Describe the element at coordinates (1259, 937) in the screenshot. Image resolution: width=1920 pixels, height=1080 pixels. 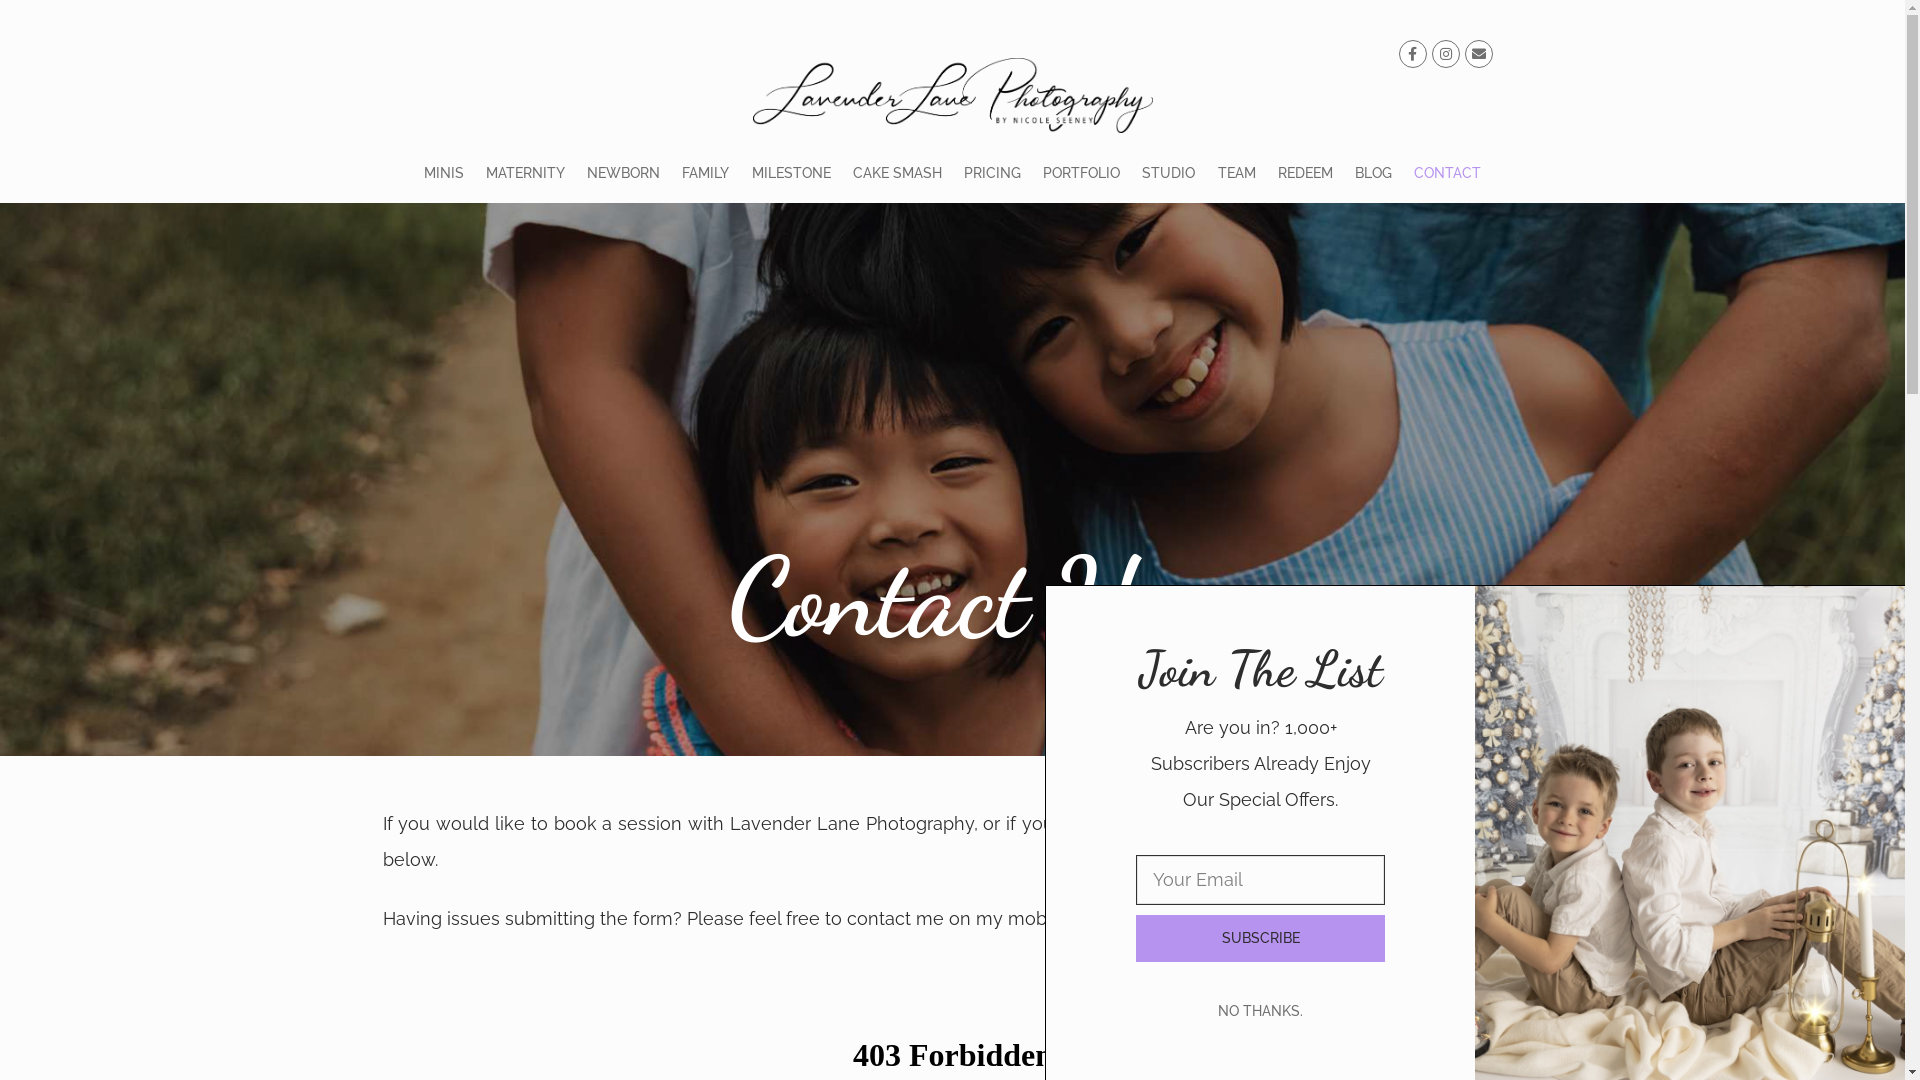
I see `'SUBSCRIBE'` at that location.